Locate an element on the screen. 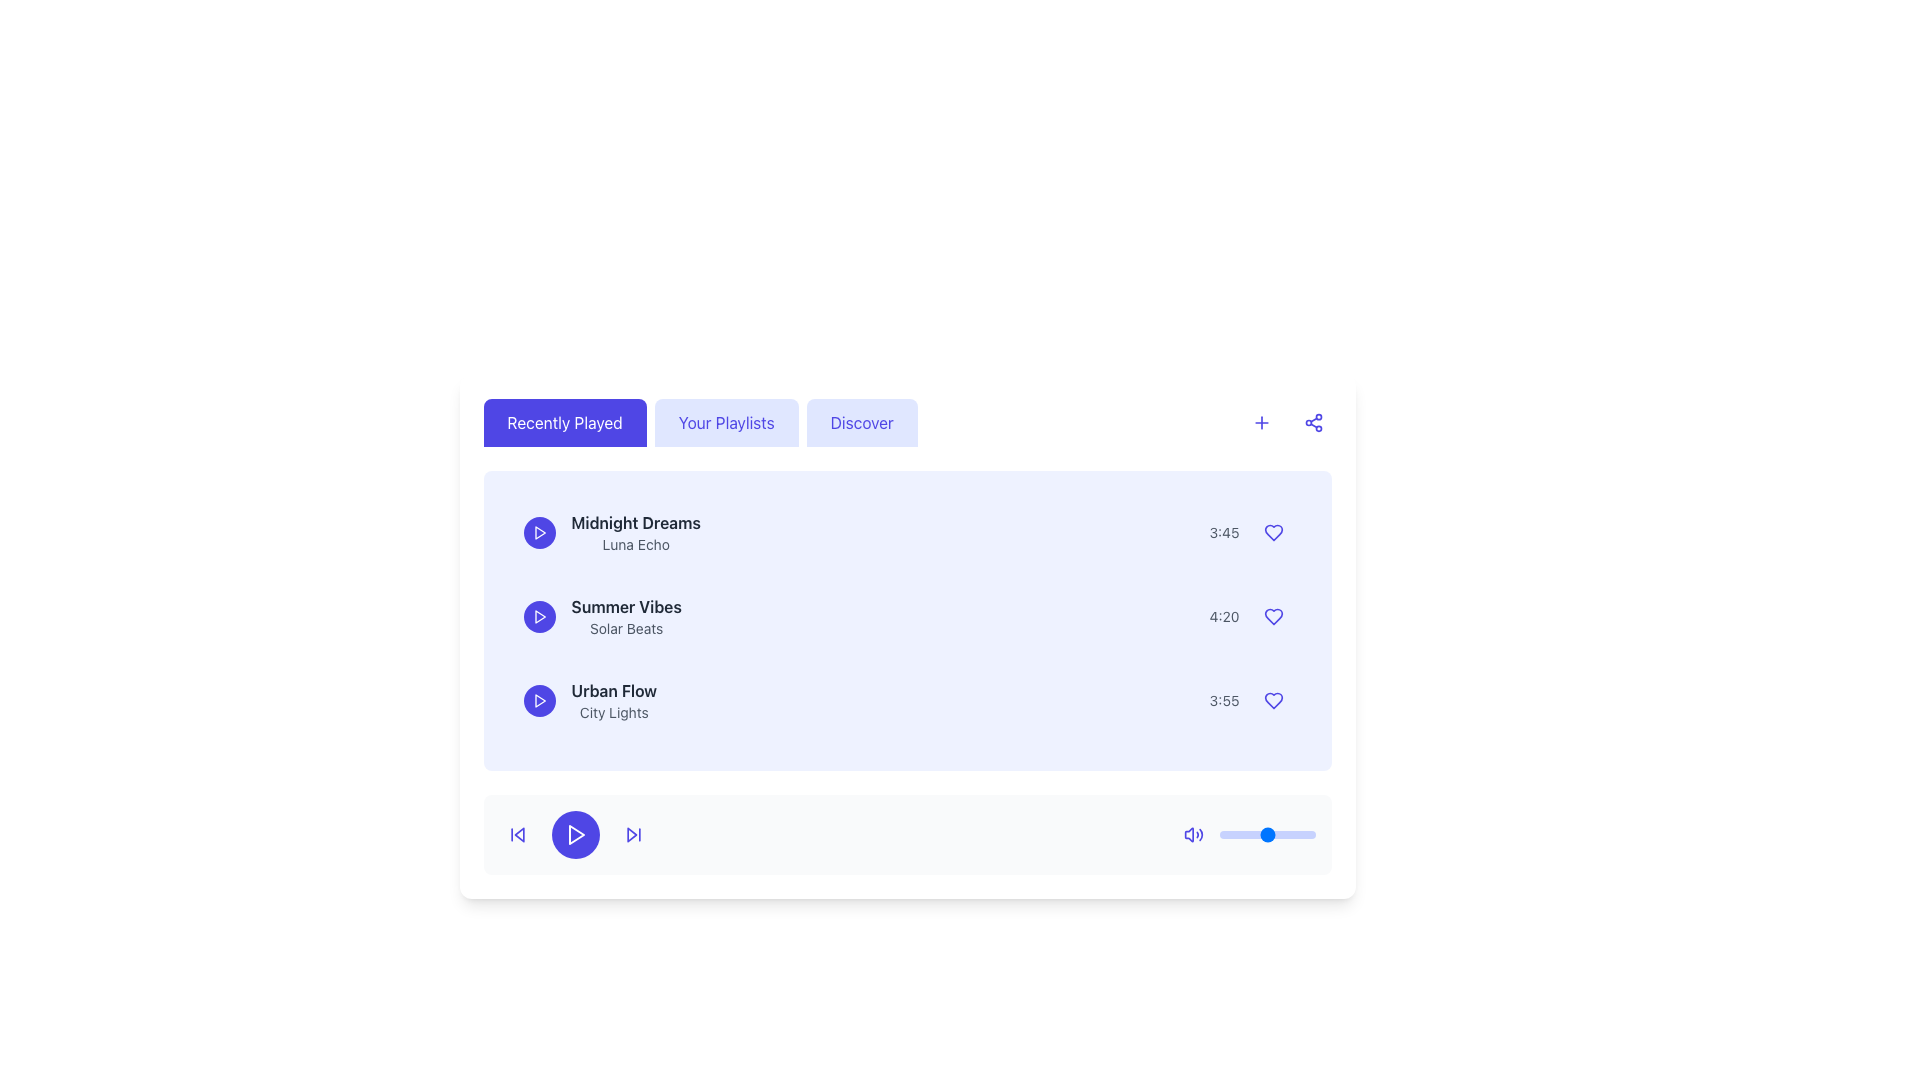  content presented in the label displaying the title 'Summer Vibes' by 'Solar Beats', located in the second row of the track list, between 'Midnight Dreams' and 'Urban Flow' is located at coordinates (625, 616).